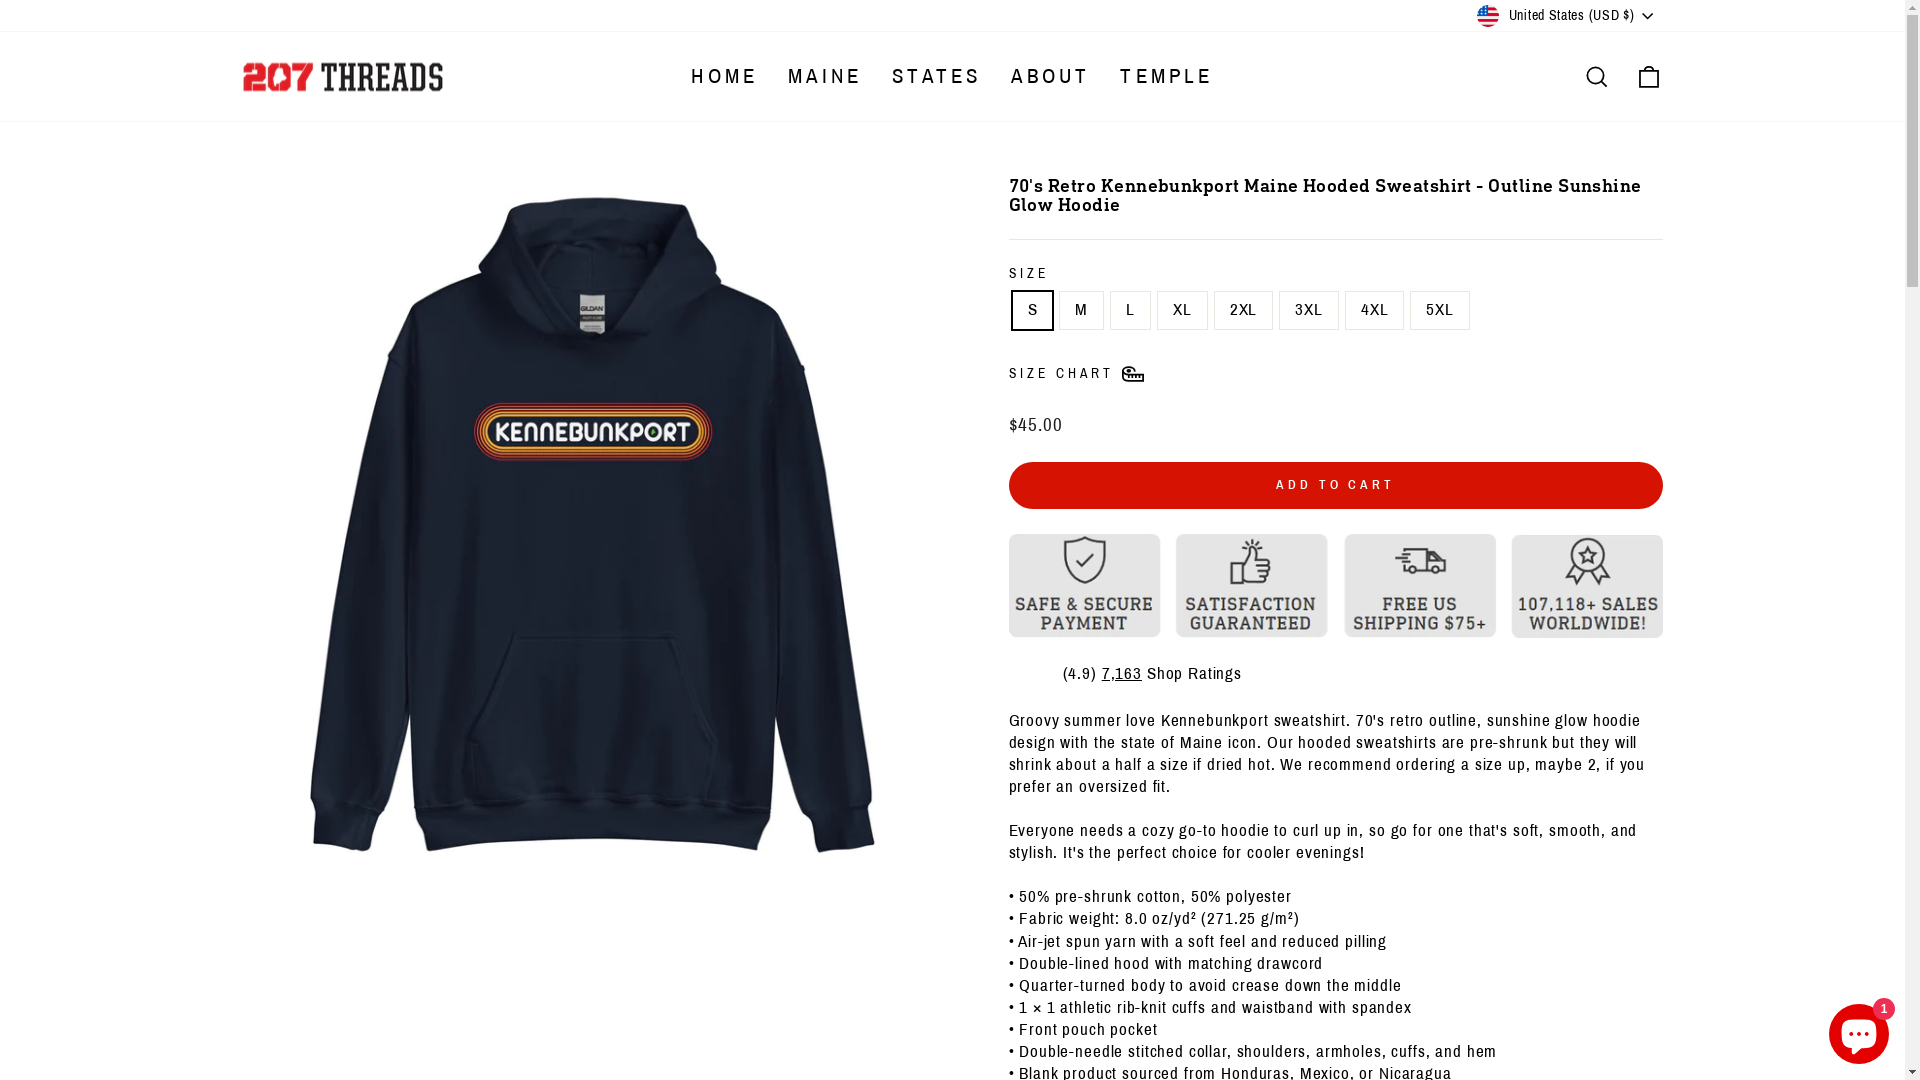 The width and height of the screenshot is (1920, 1080). Describe the element at coordinates (723, 76) in the screenshot. I see `'HOME'` at that location.